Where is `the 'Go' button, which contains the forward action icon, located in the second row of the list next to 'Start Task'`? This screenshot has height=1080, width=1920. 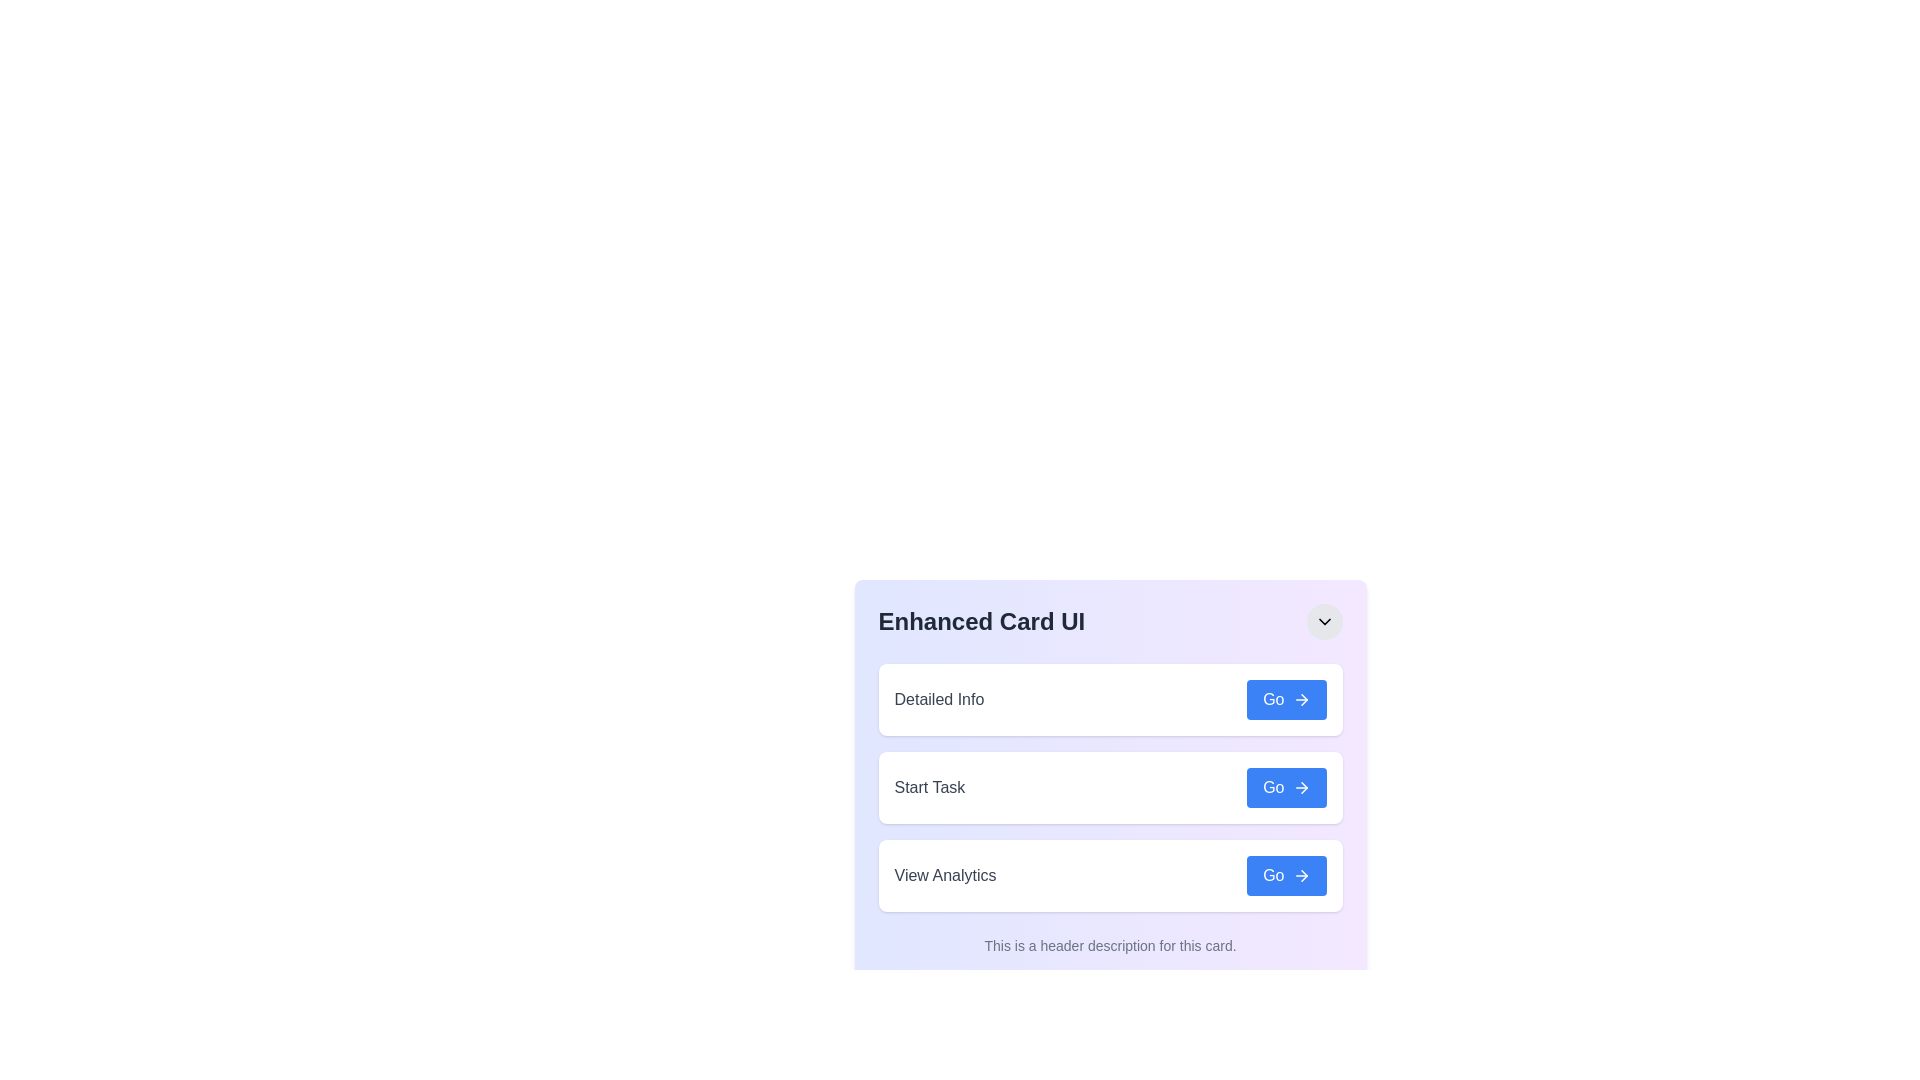 the 'Go' button, which contains the forward action icon, located in the second row of the list next to 'Start Task' is located at coordinates (1304, 786).